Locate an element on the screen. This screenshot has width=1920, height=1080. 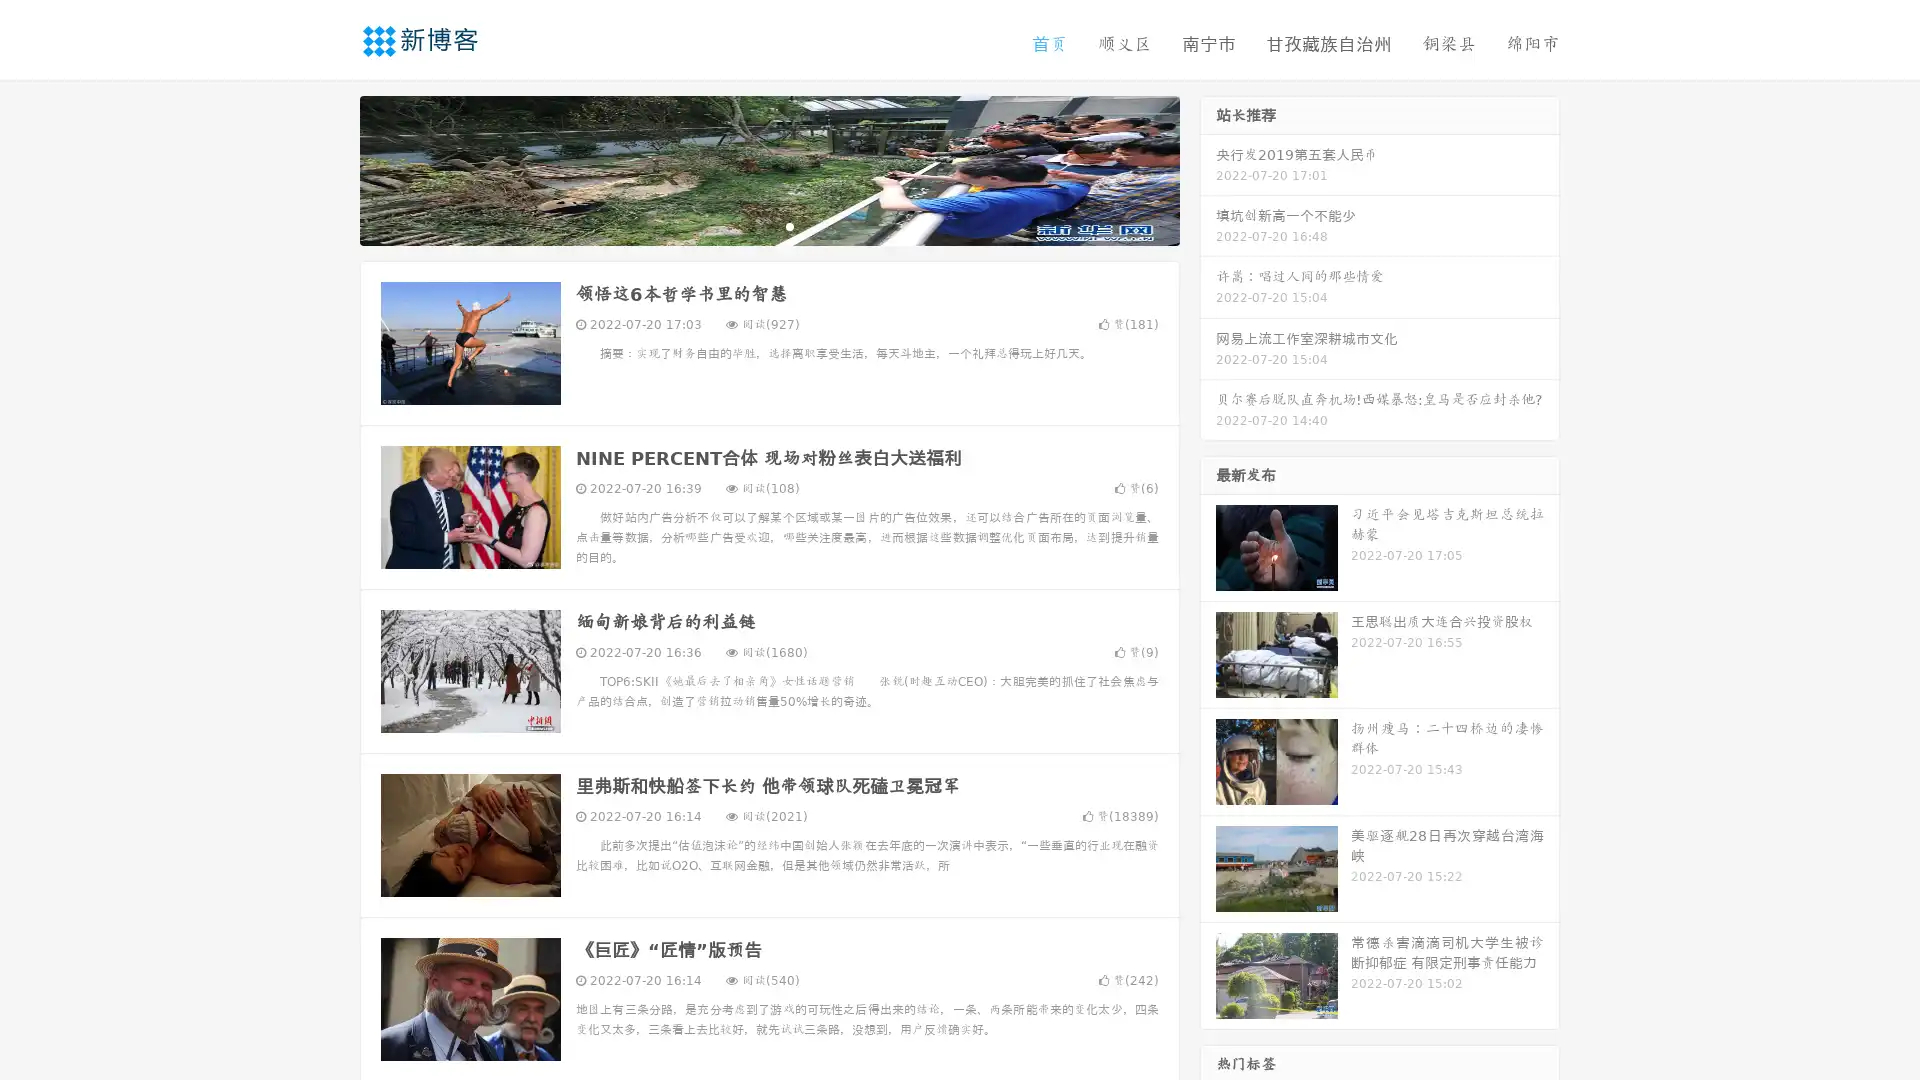
Next slide is located at coordinates (1208, 168).